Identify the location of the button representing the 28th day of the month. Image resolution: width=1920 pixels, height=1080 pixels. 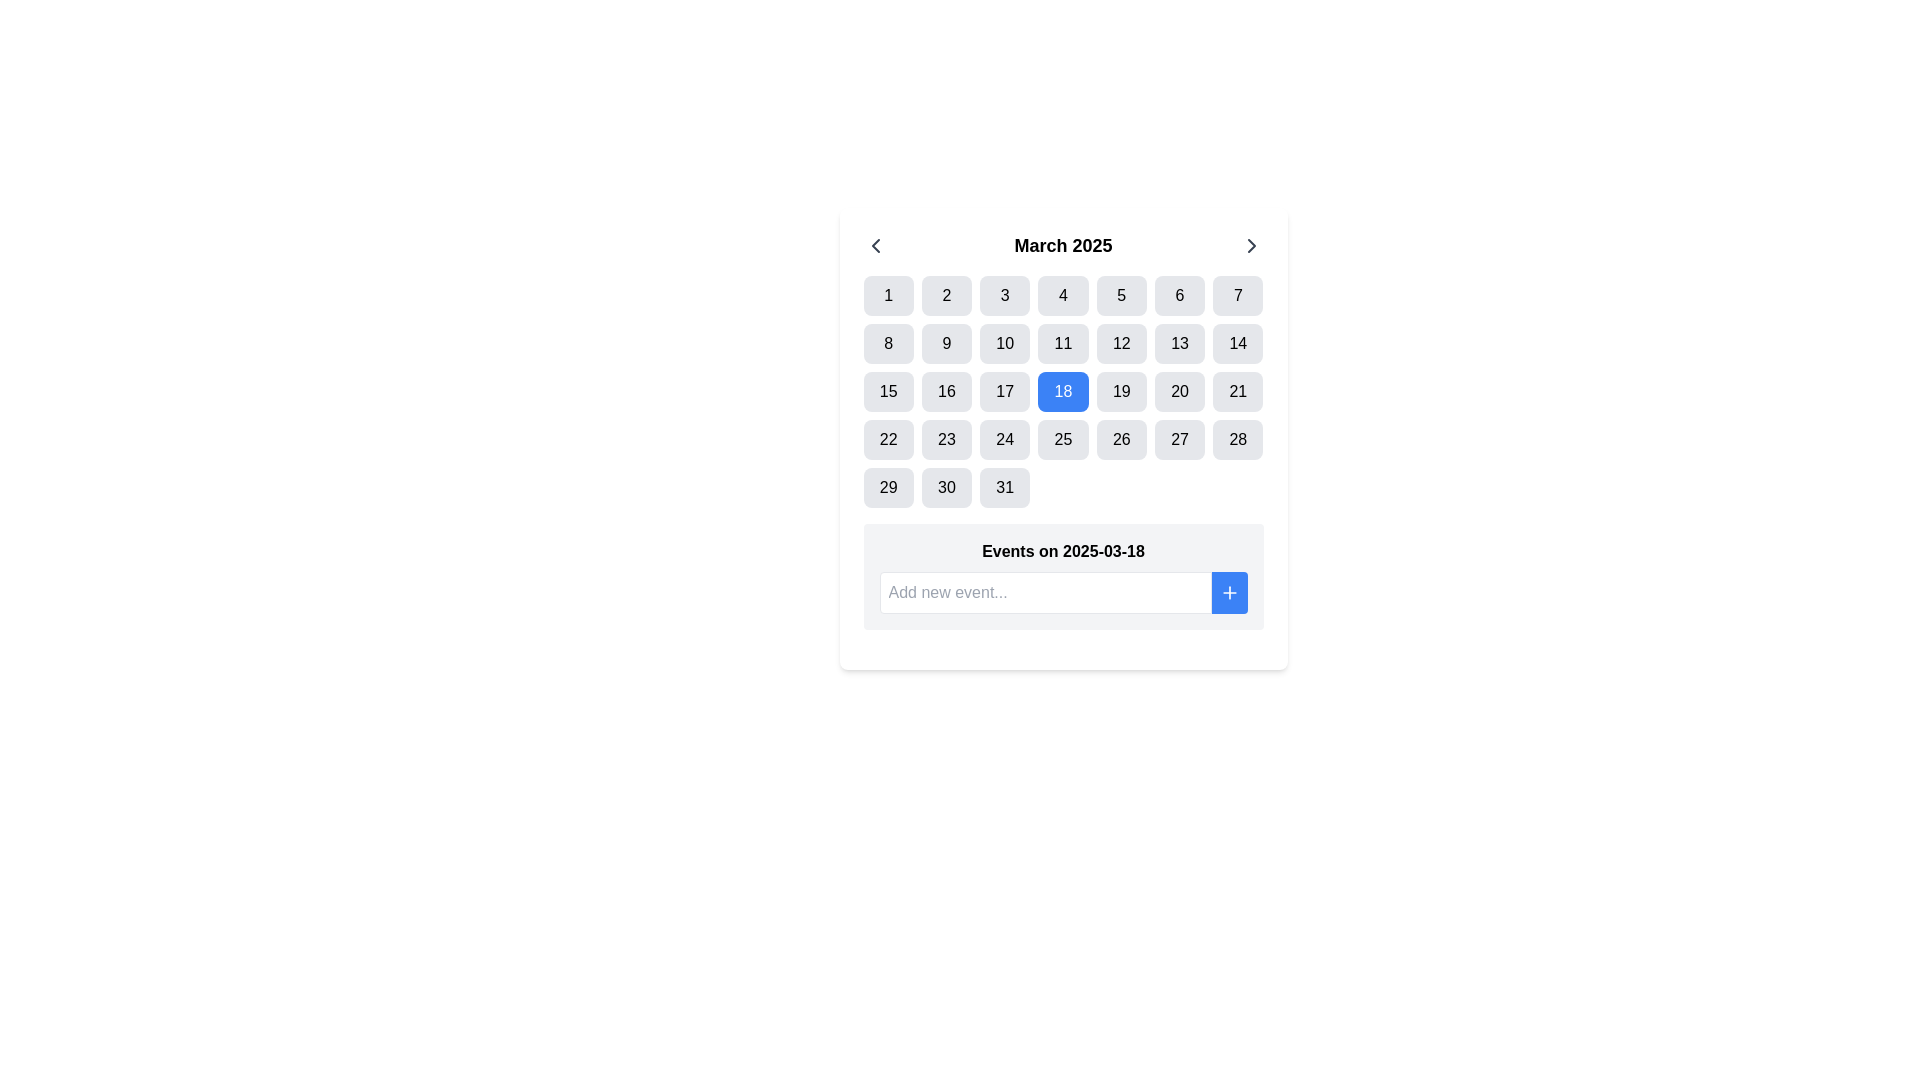
(1237, 438).